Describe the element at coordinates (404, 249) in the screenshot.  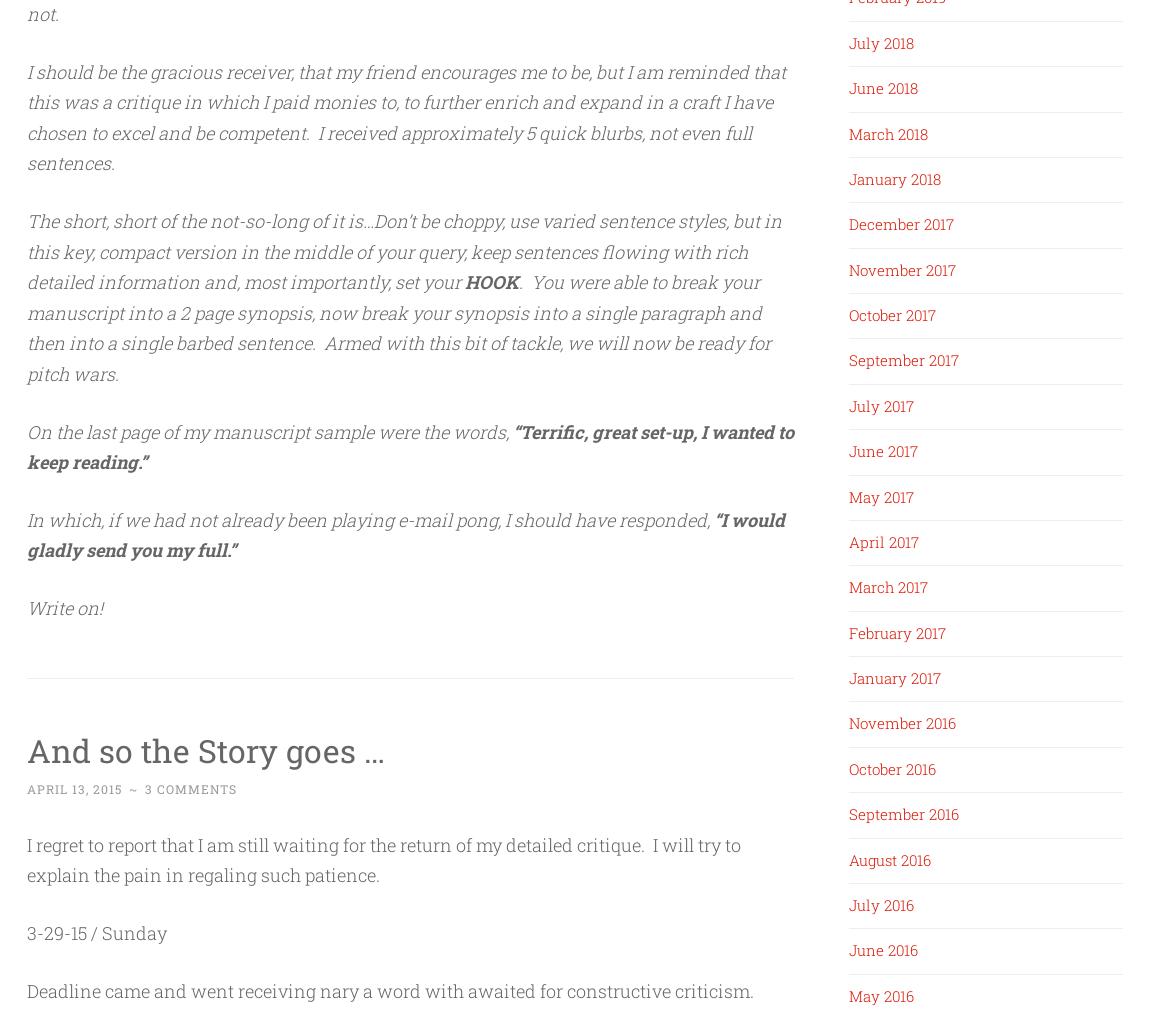
I see `'The short, short of the not-so-long of it is…Don’t be choppy, use varied sentence styles, but in this key, compact version in the middle of your query, keep sentences flowing with rich detailed information and, most importantly, set your'` at that location.